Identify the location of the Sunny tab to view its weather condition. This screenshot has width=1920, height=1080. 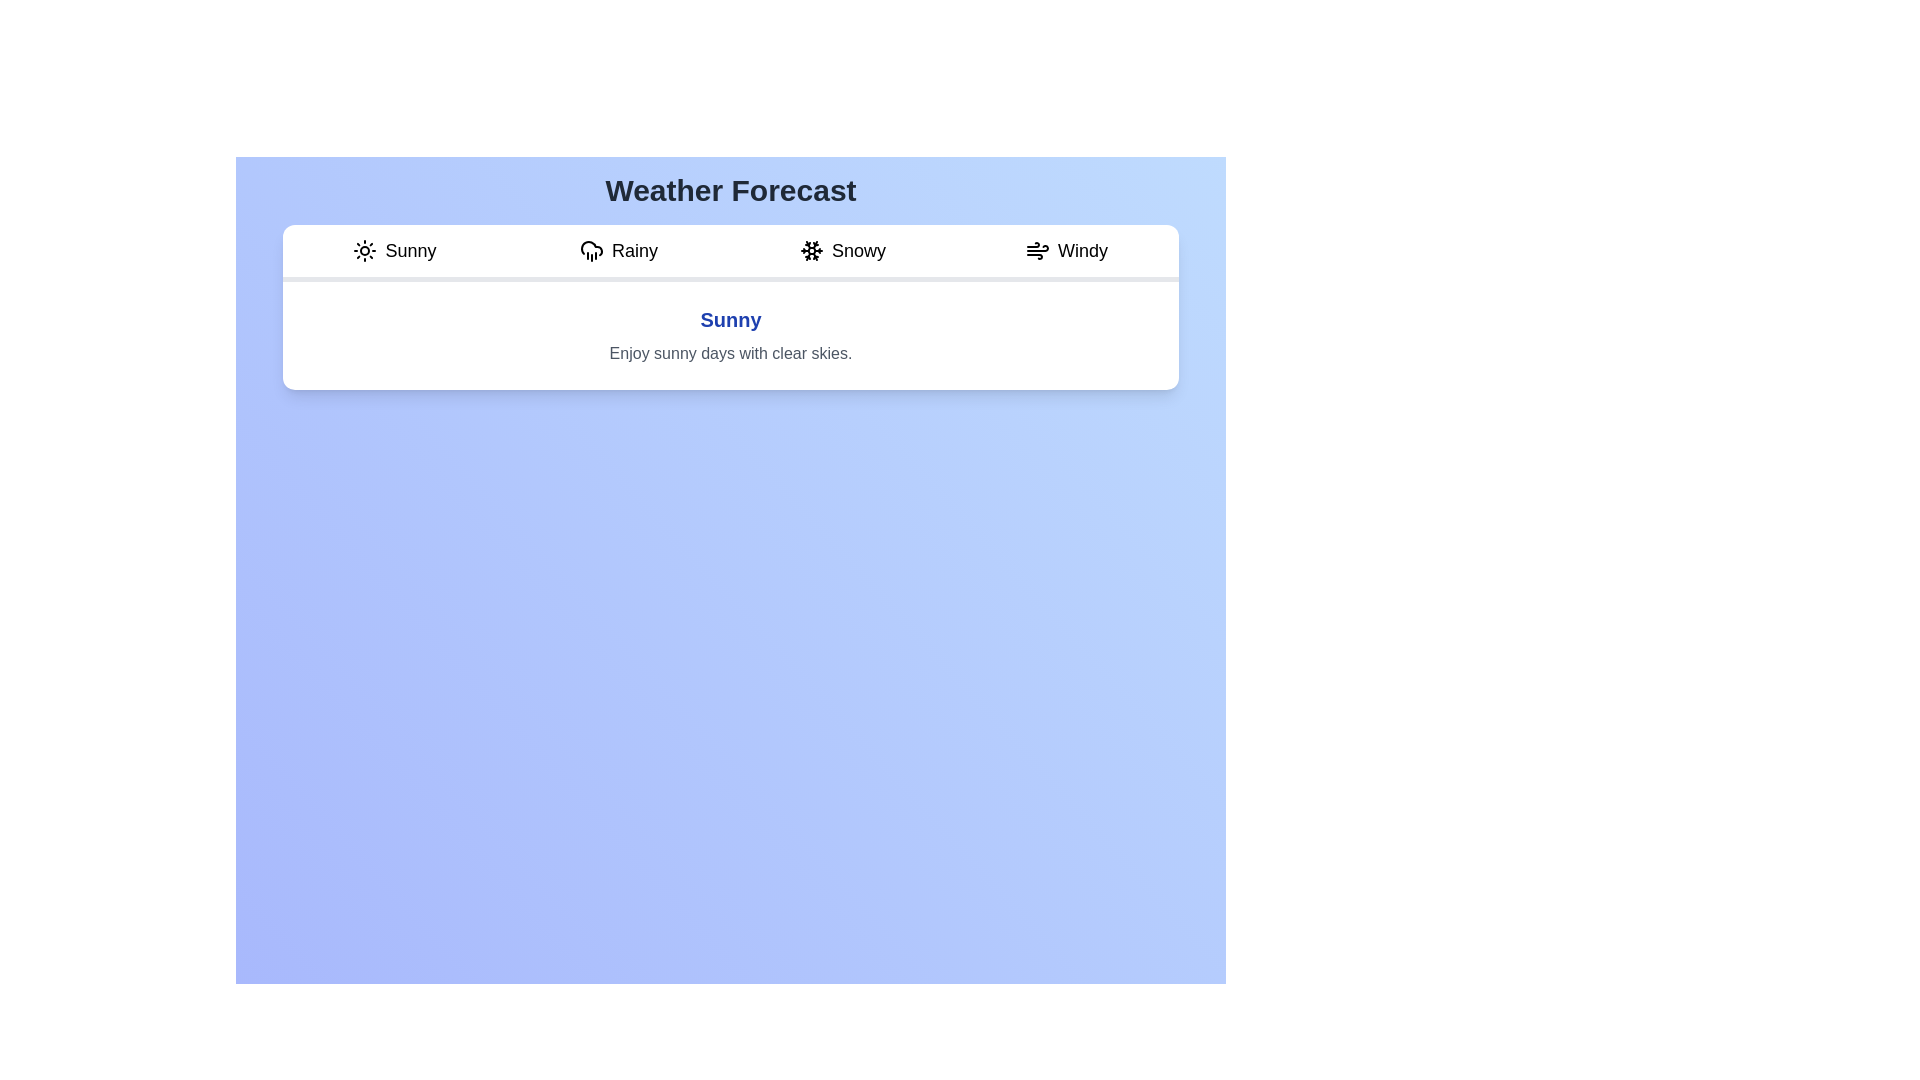
(394, 252).